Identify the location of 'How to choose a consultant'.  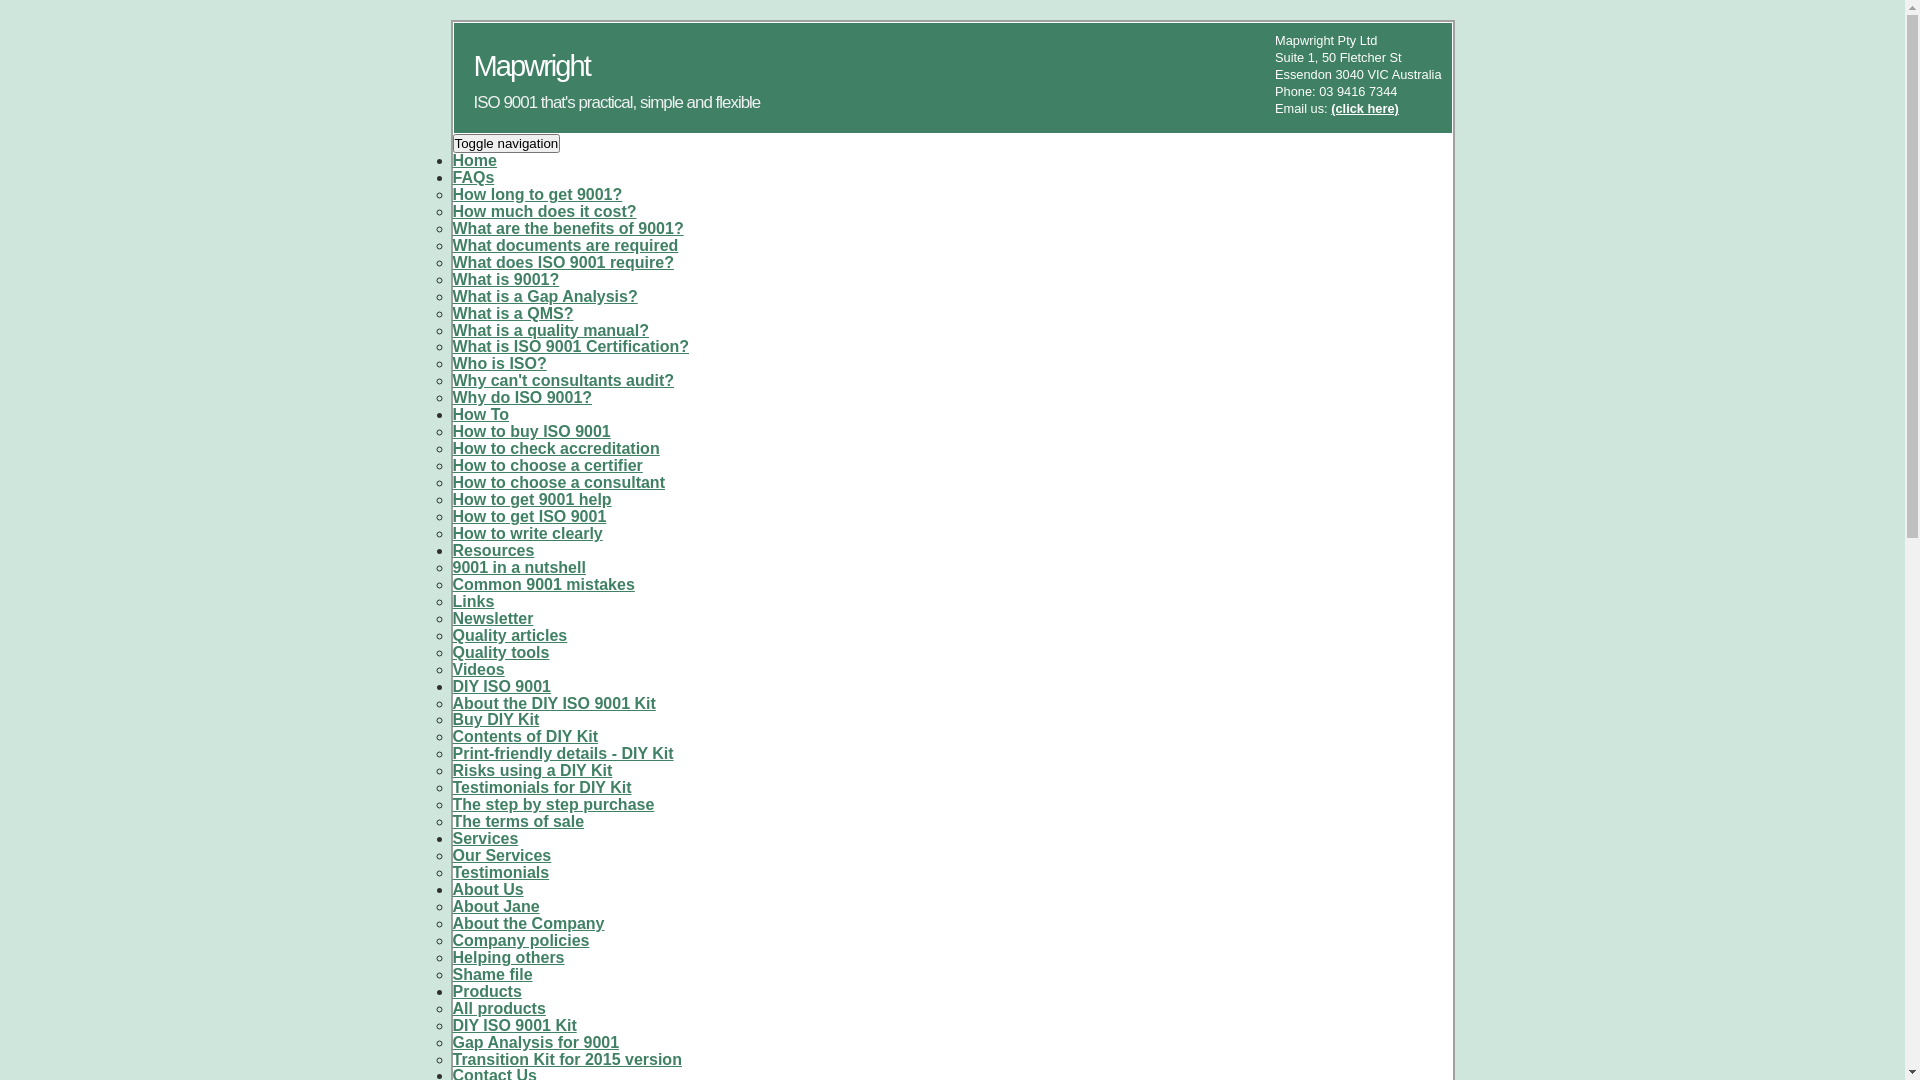
(557, 482).